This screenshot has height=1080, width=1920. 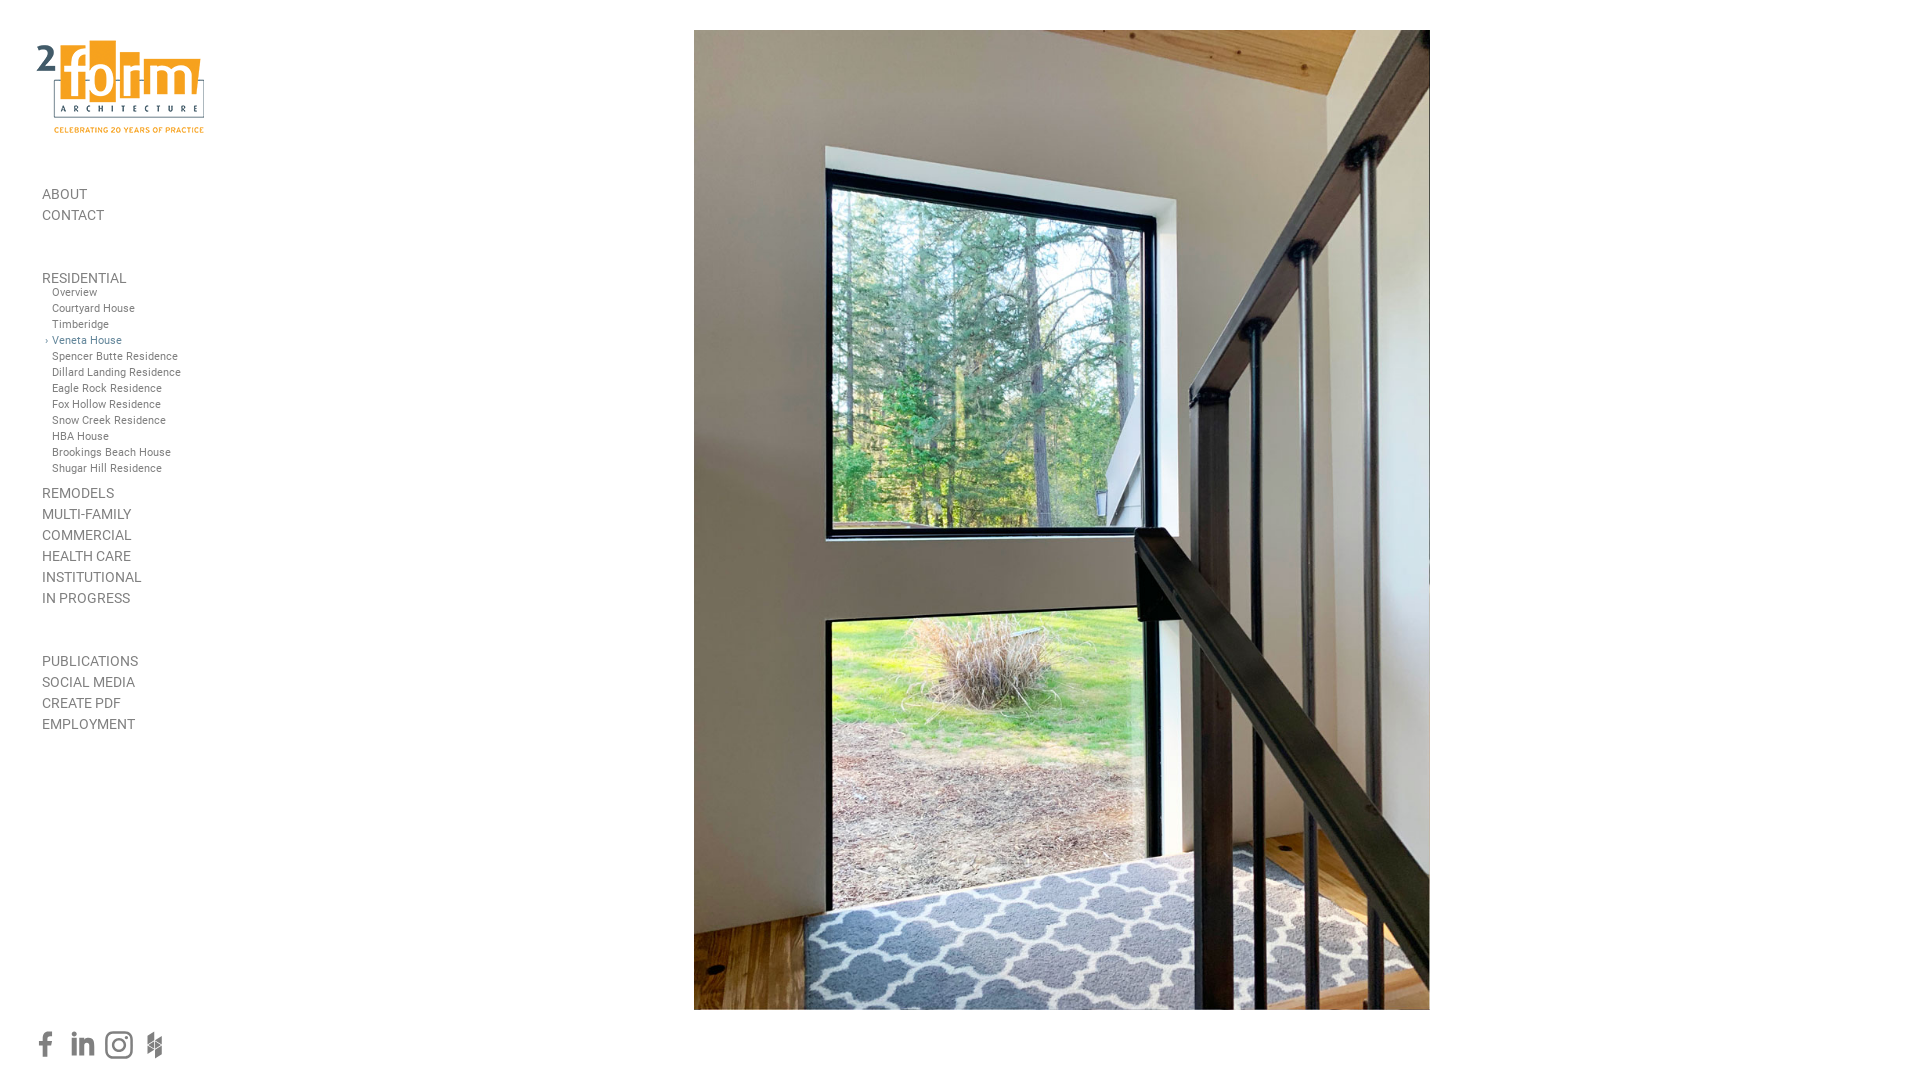 What do you see at coordinates (64, 193) in the screenshot?
I see `'ABOUT'` at bounding box center [64, 193].